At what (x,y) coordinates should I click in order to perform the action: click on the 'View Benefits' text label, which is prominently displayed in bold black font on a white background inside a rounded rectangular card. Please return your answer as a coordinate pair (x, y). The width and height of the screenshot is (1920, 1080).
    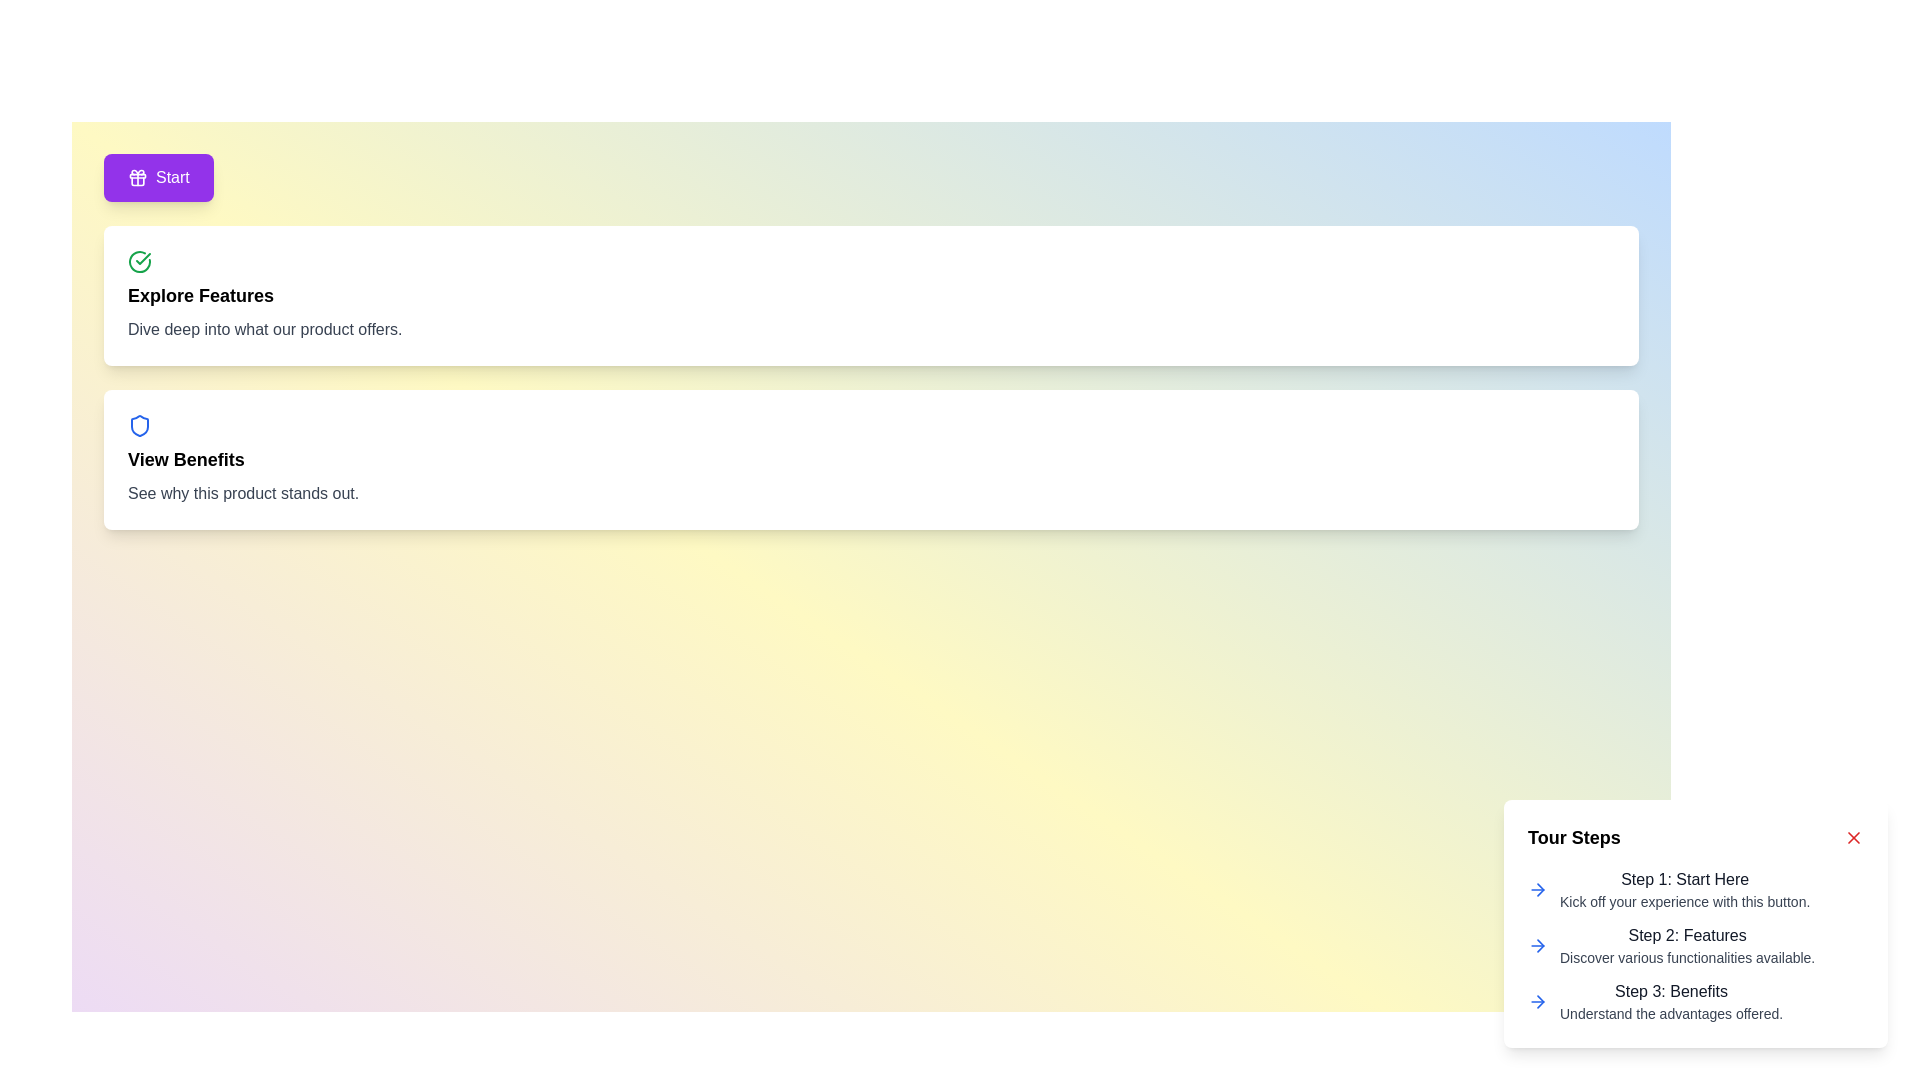
    Looking at the image, I should click on (186, 459).